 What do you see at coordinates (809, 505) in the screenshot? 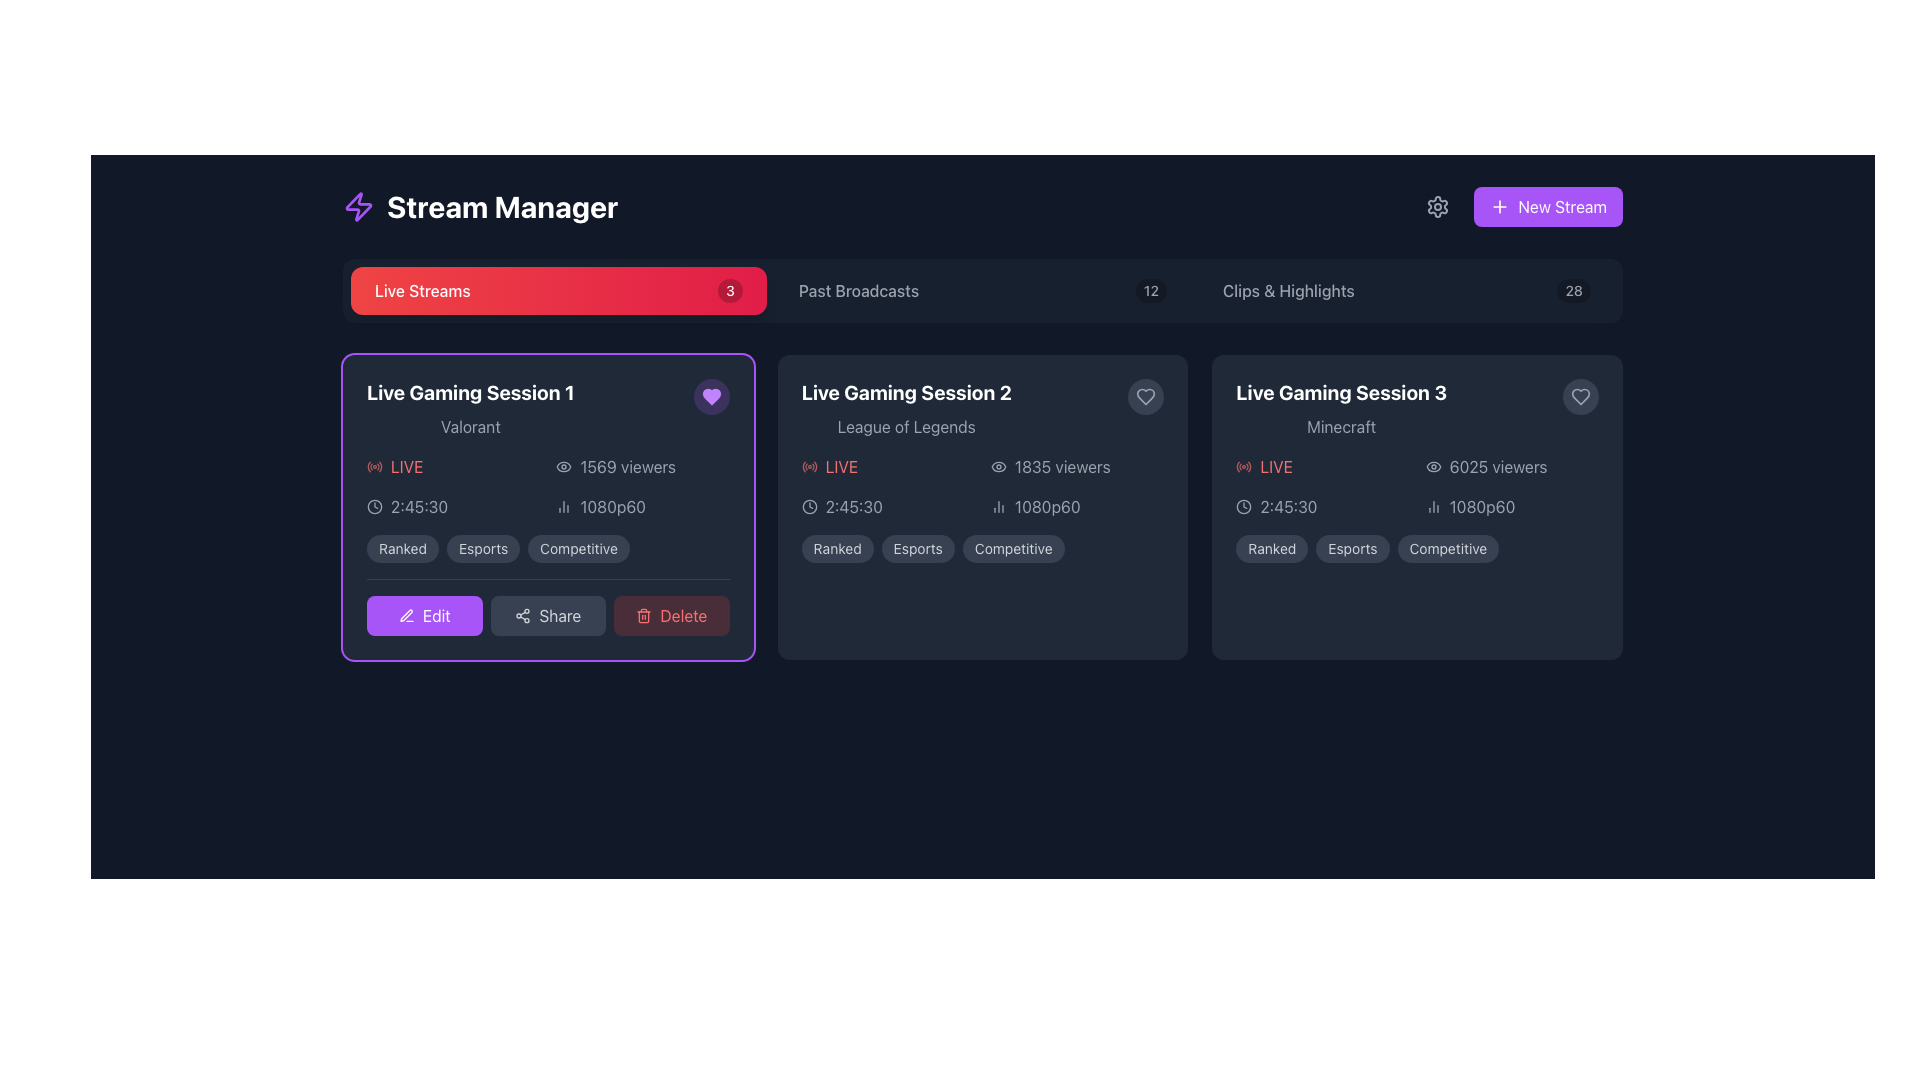
I see `the time icon representing the live stream duration in 'Live Gaming Session 1', located to the left of the text '2:45:30'` at bounding box center [809, 505].